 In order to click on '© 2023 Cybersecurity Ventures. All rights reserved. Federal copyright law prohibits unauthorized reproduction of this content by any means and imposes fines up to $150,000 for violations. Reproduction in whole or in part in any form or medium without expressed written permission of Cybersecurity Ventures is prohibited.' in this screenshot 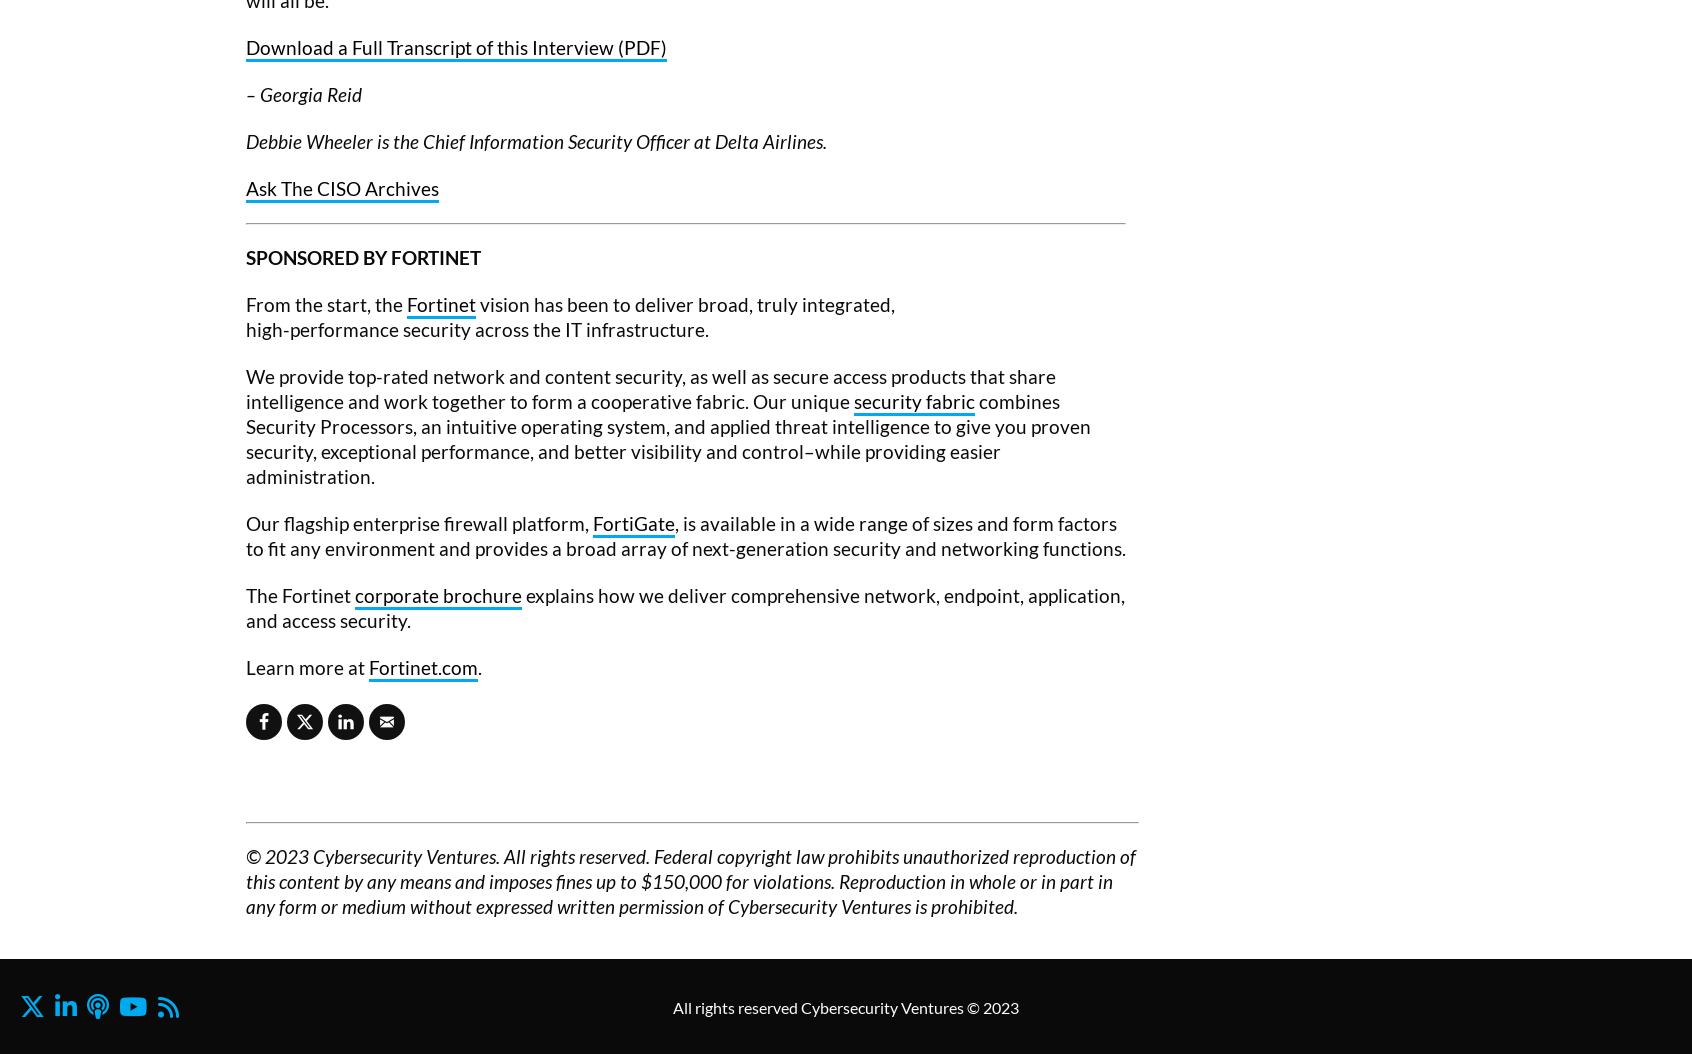, I will do `click(246, 881)`.